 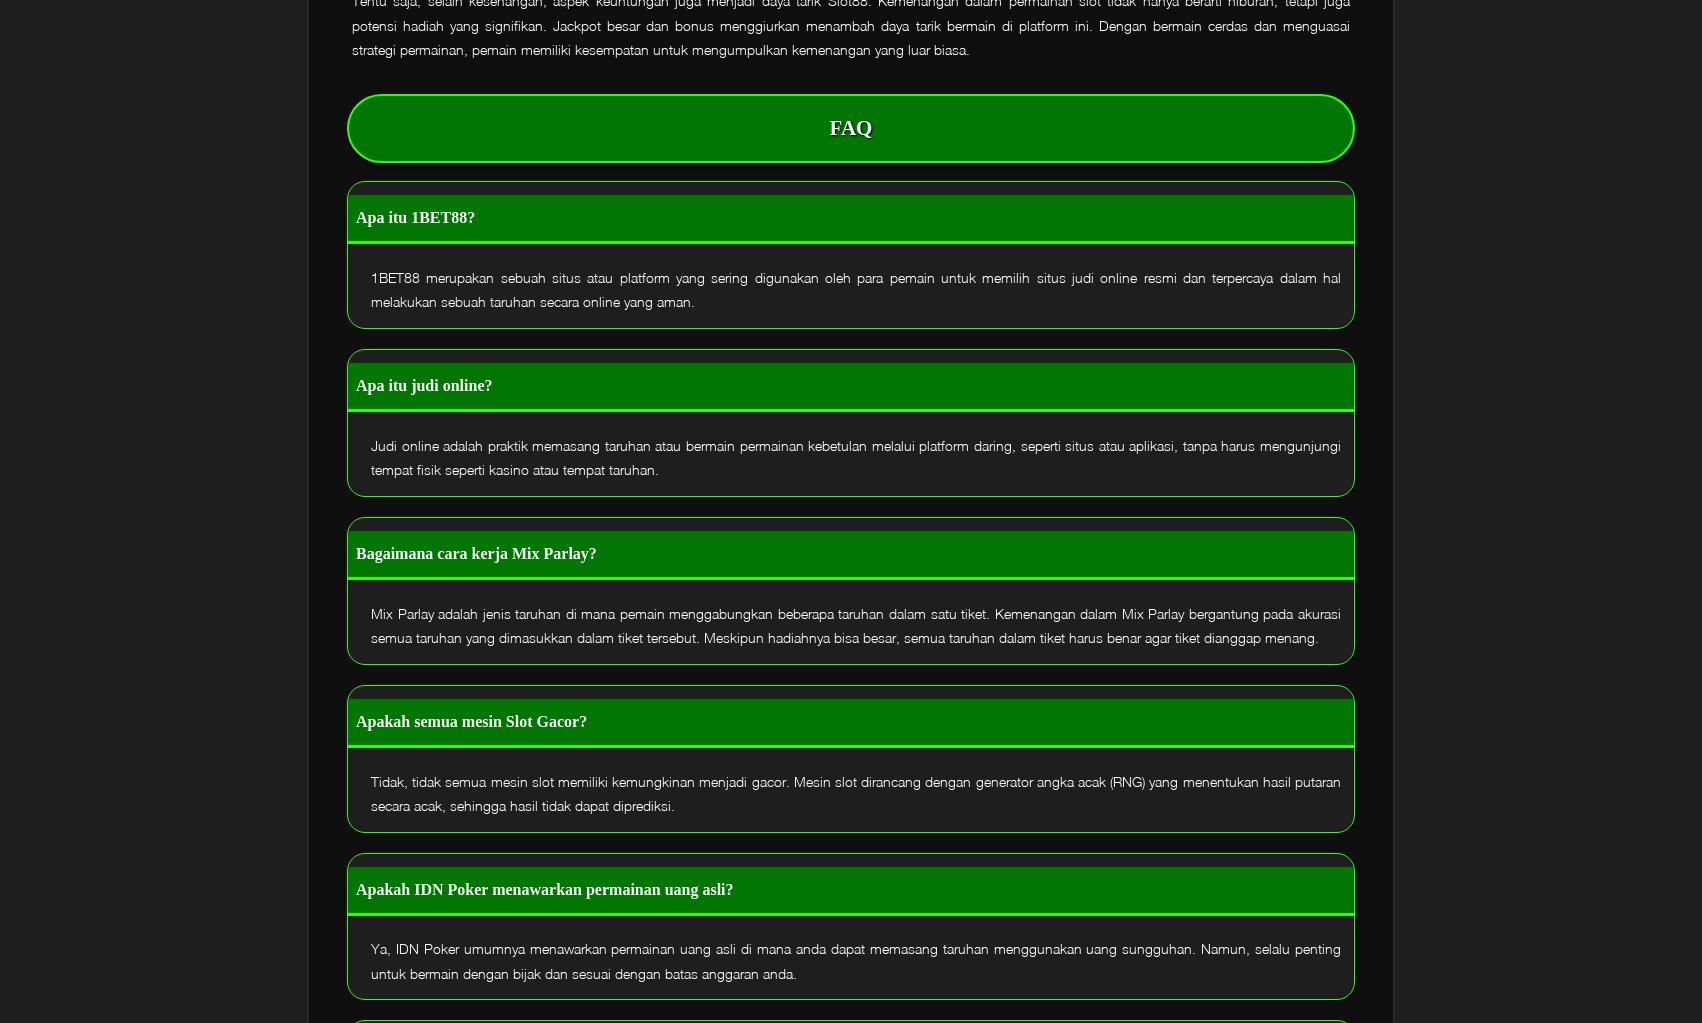 What do you see at coordinates (855, 623) in the screenshot?
I see `'Mix Parlay adalah jenis taruhan di mana pemain menggabungkan beberapa taruhan dalam satu tiket. Kemenangan dalam Mix Parlay bergantung pada akurasi semua taruhan yang dimasukkan dalam tiket tersebut. Meskipun hadiahnya bisa besar, semua taruhan dalam tiket harus benar agar tiket dianggap menang.'` at bounding box center [855, 623].